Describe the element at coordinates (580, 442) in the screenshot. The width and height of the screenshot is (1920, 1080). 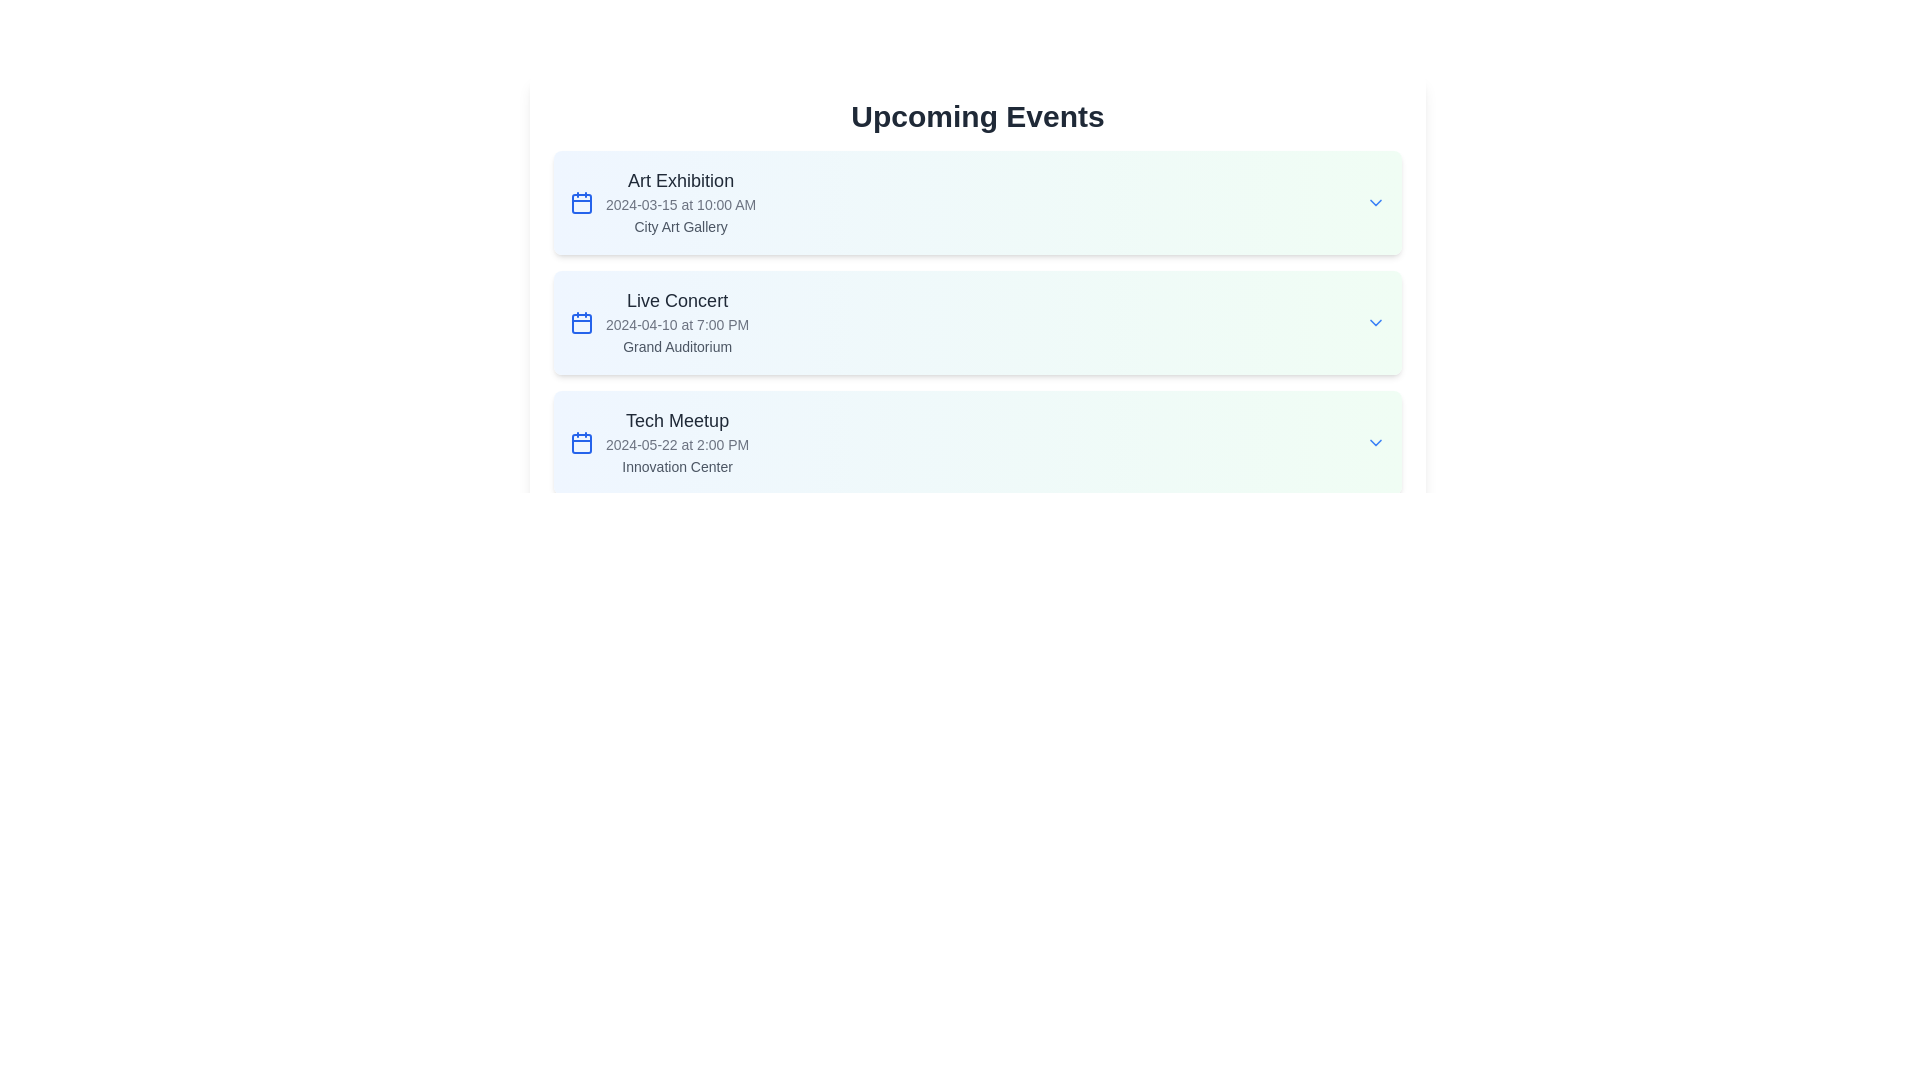
I see `the rounded rectangle background of the calendar icon located on the left side of the 'Tech Meetup' entry in the 'Upcoming Events' list` at that location.